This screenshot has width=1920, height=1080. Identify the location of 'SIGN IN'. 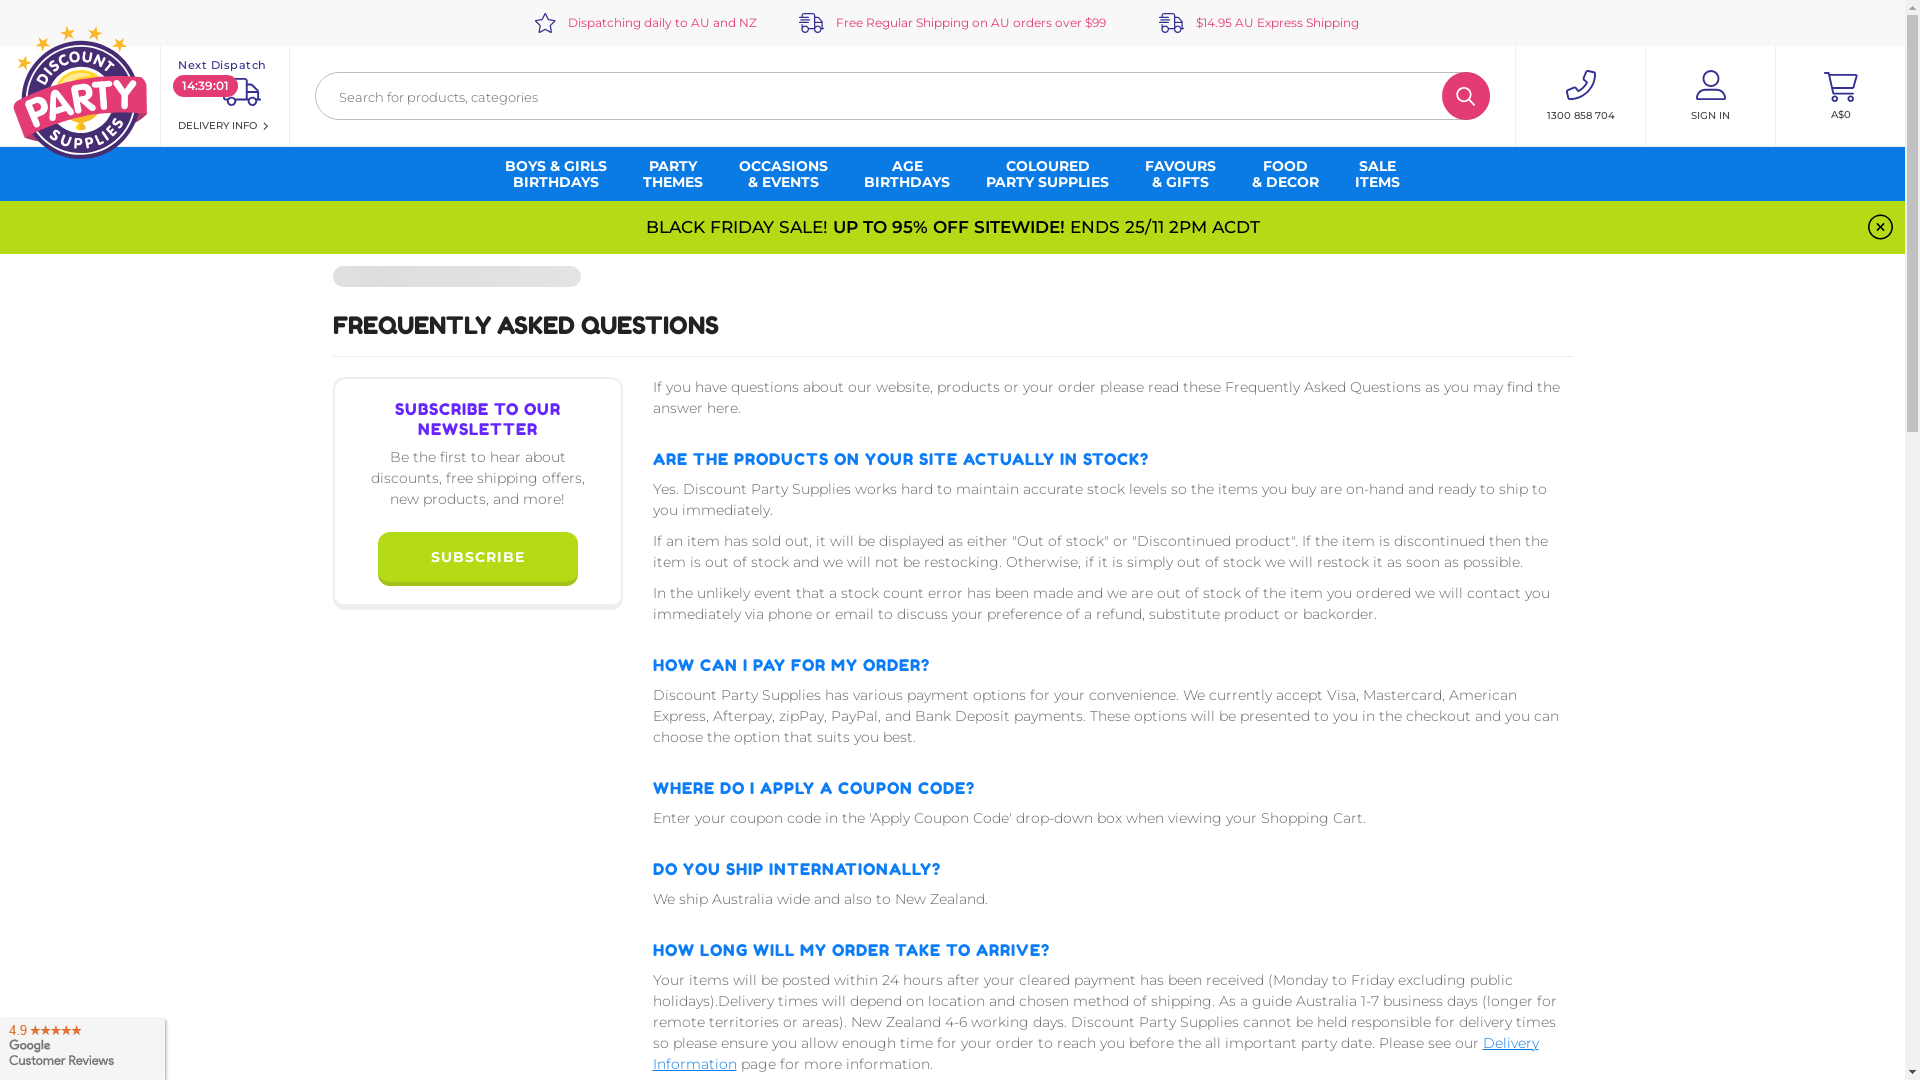
(1709, 96).